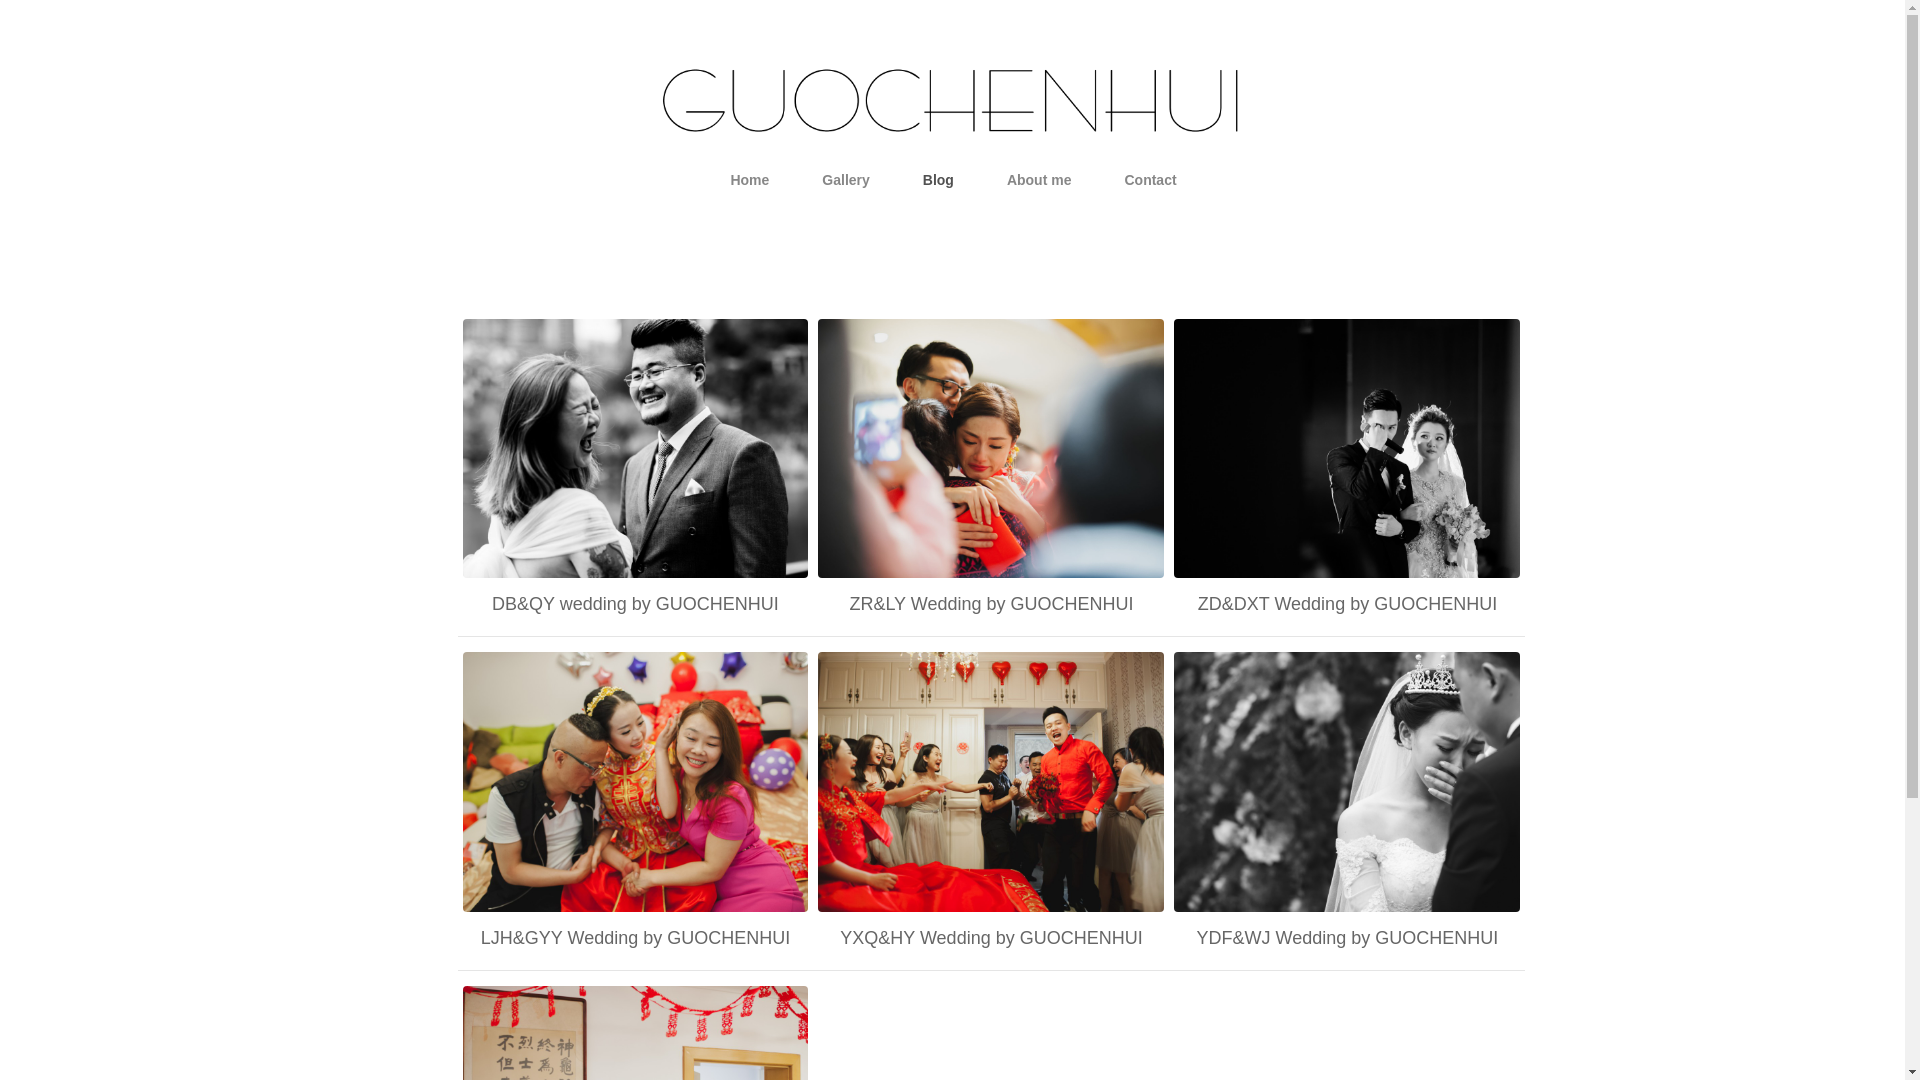 This screenshot has width=1920, height=1080. What do you see at coordinates (1039, 180) in the screenshot?
I see `'About me'` at bounding box center [1039, 180].